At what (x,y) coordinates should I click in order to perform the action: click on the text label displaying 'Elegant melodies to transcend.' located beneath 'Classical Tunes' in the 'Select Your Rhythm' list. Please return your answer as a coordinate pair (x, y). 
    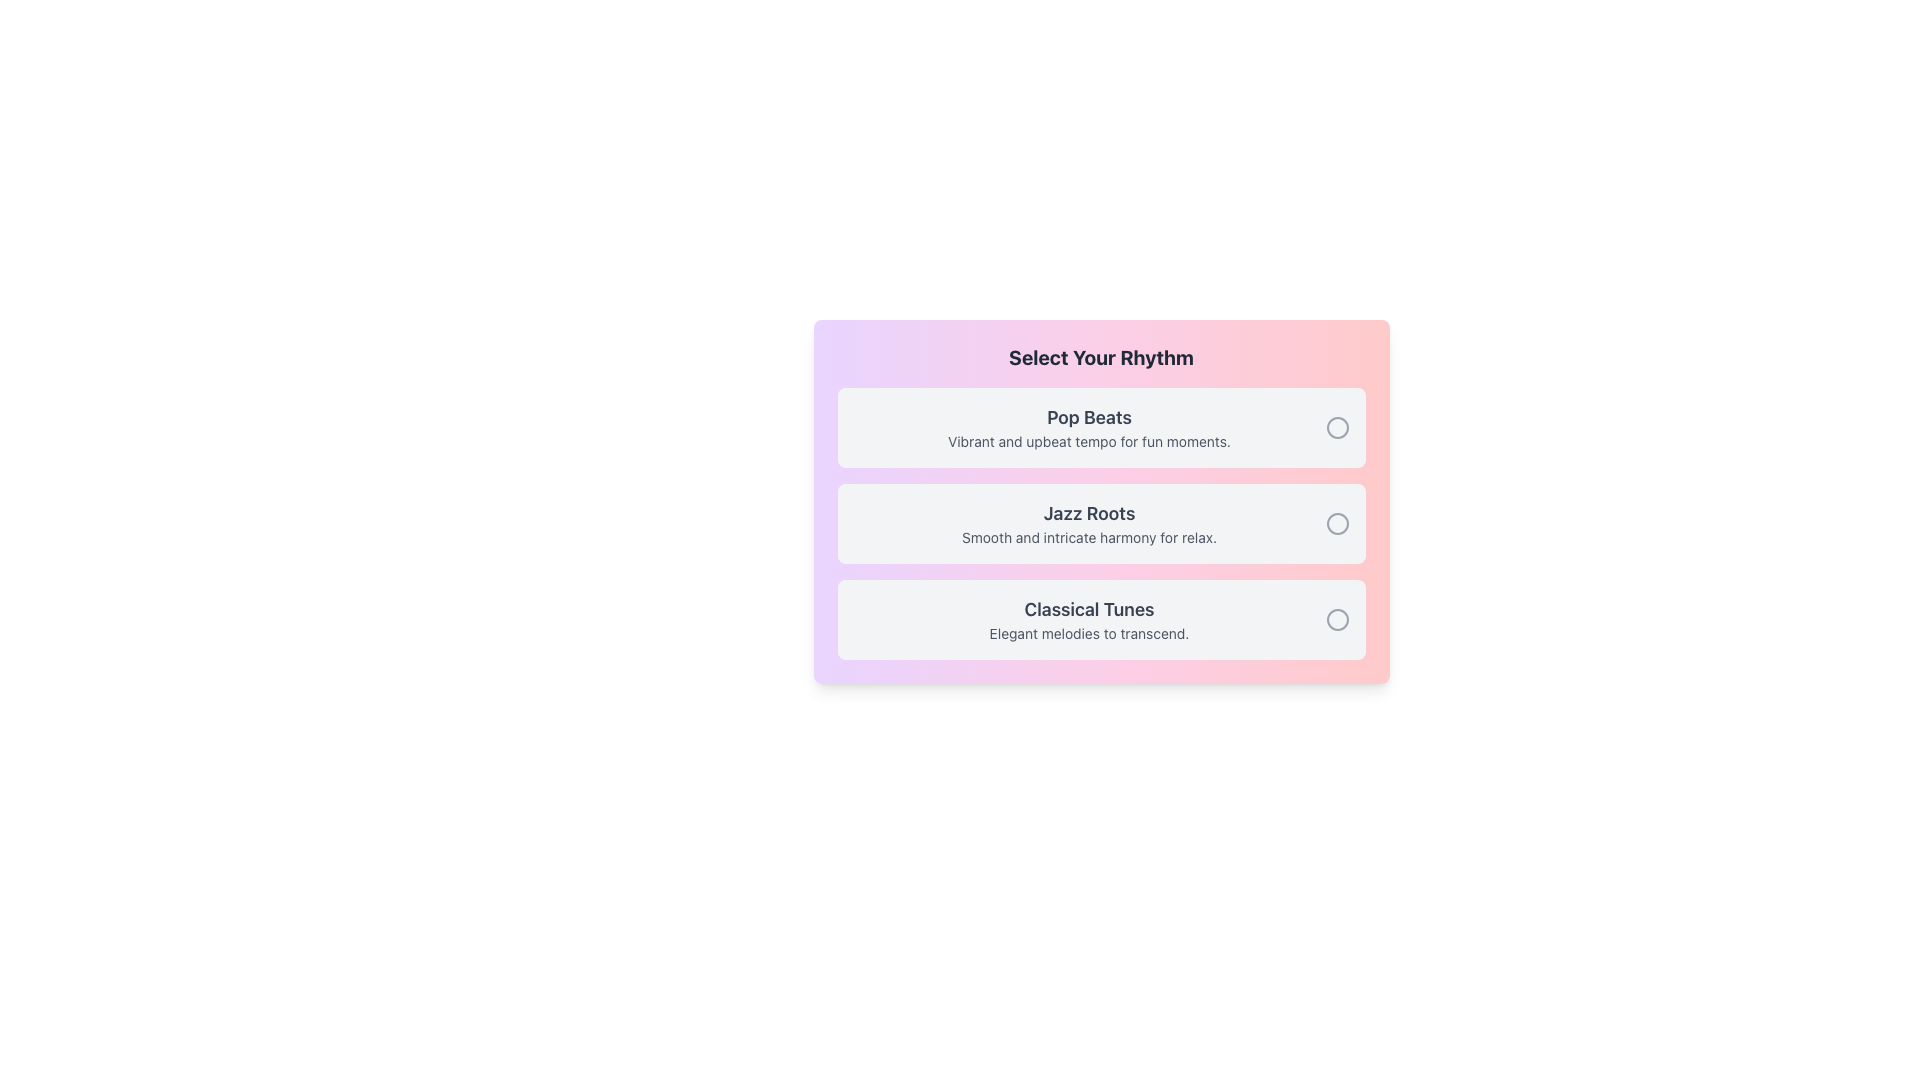
    Looking at the image, I should click on (1088, 633).